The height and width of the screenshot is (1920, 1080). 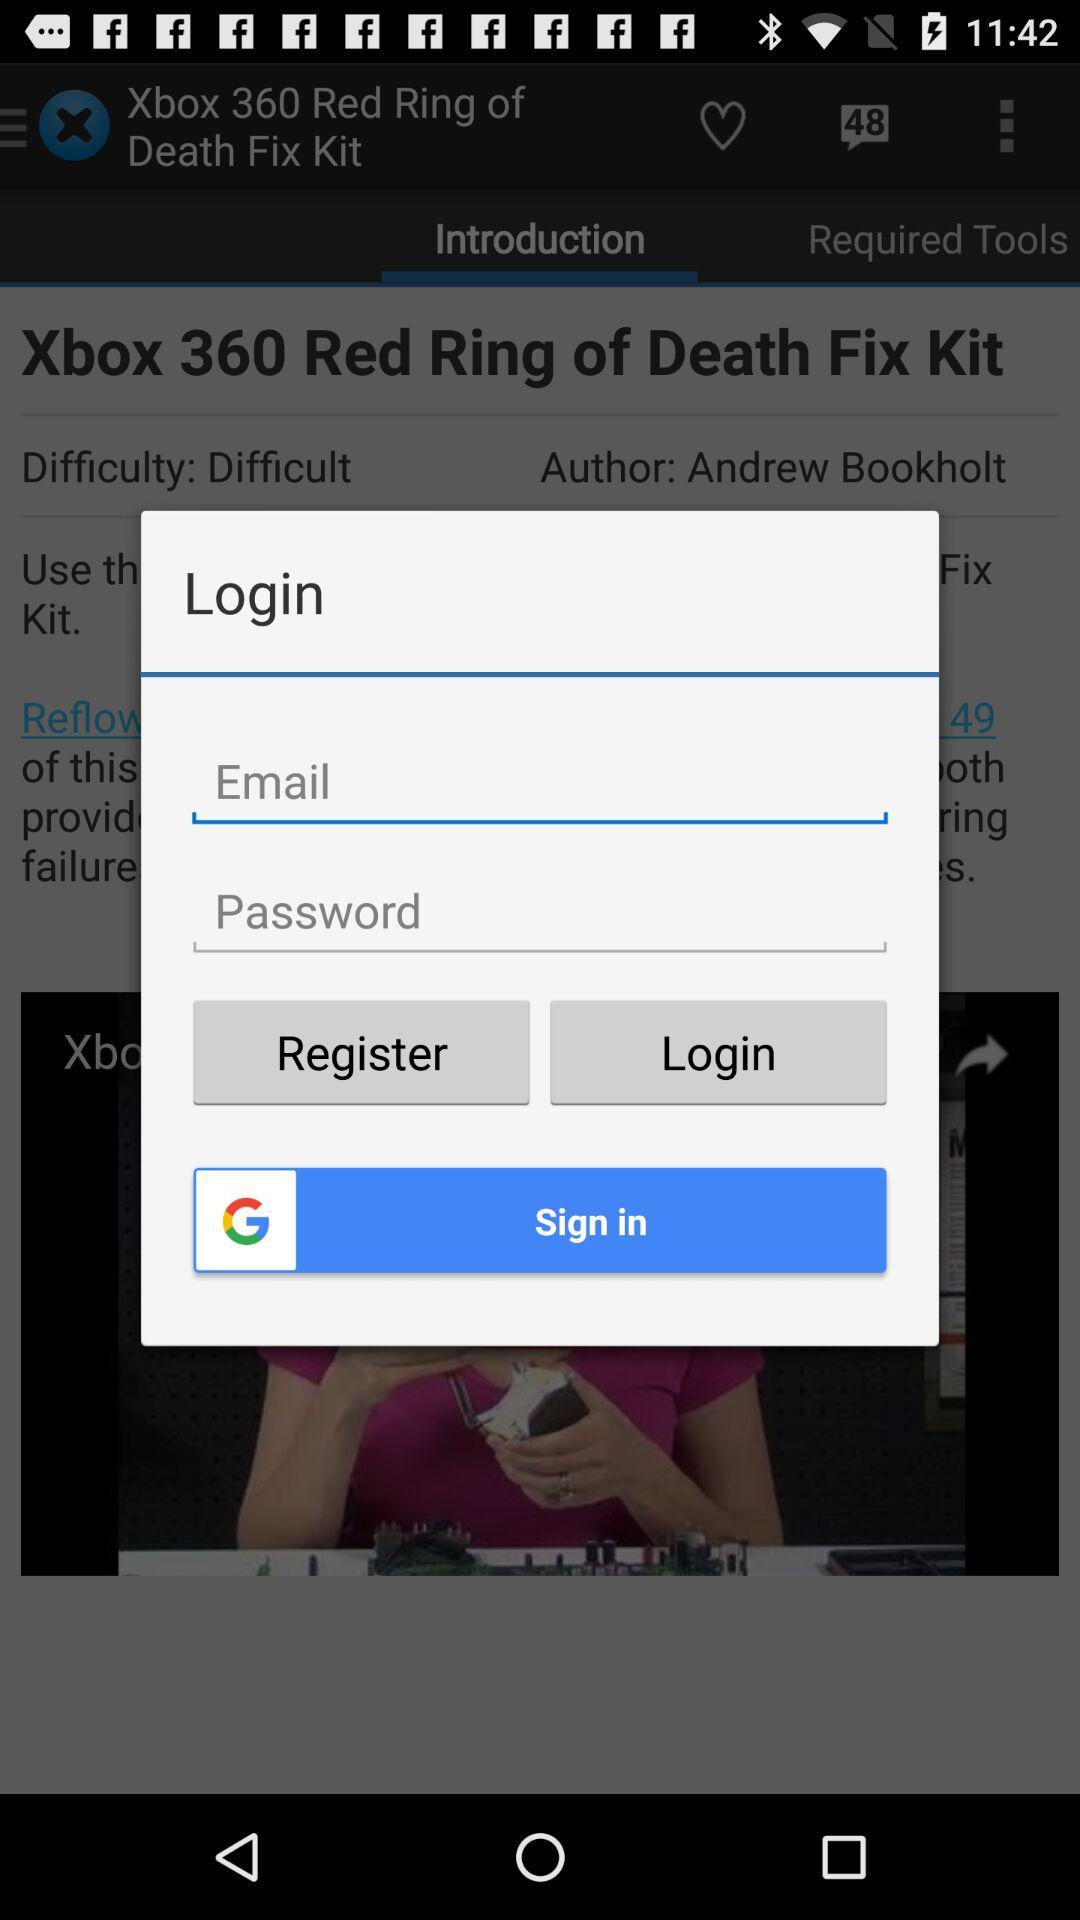 I want to click on email text box, so click(x=540, y=780).